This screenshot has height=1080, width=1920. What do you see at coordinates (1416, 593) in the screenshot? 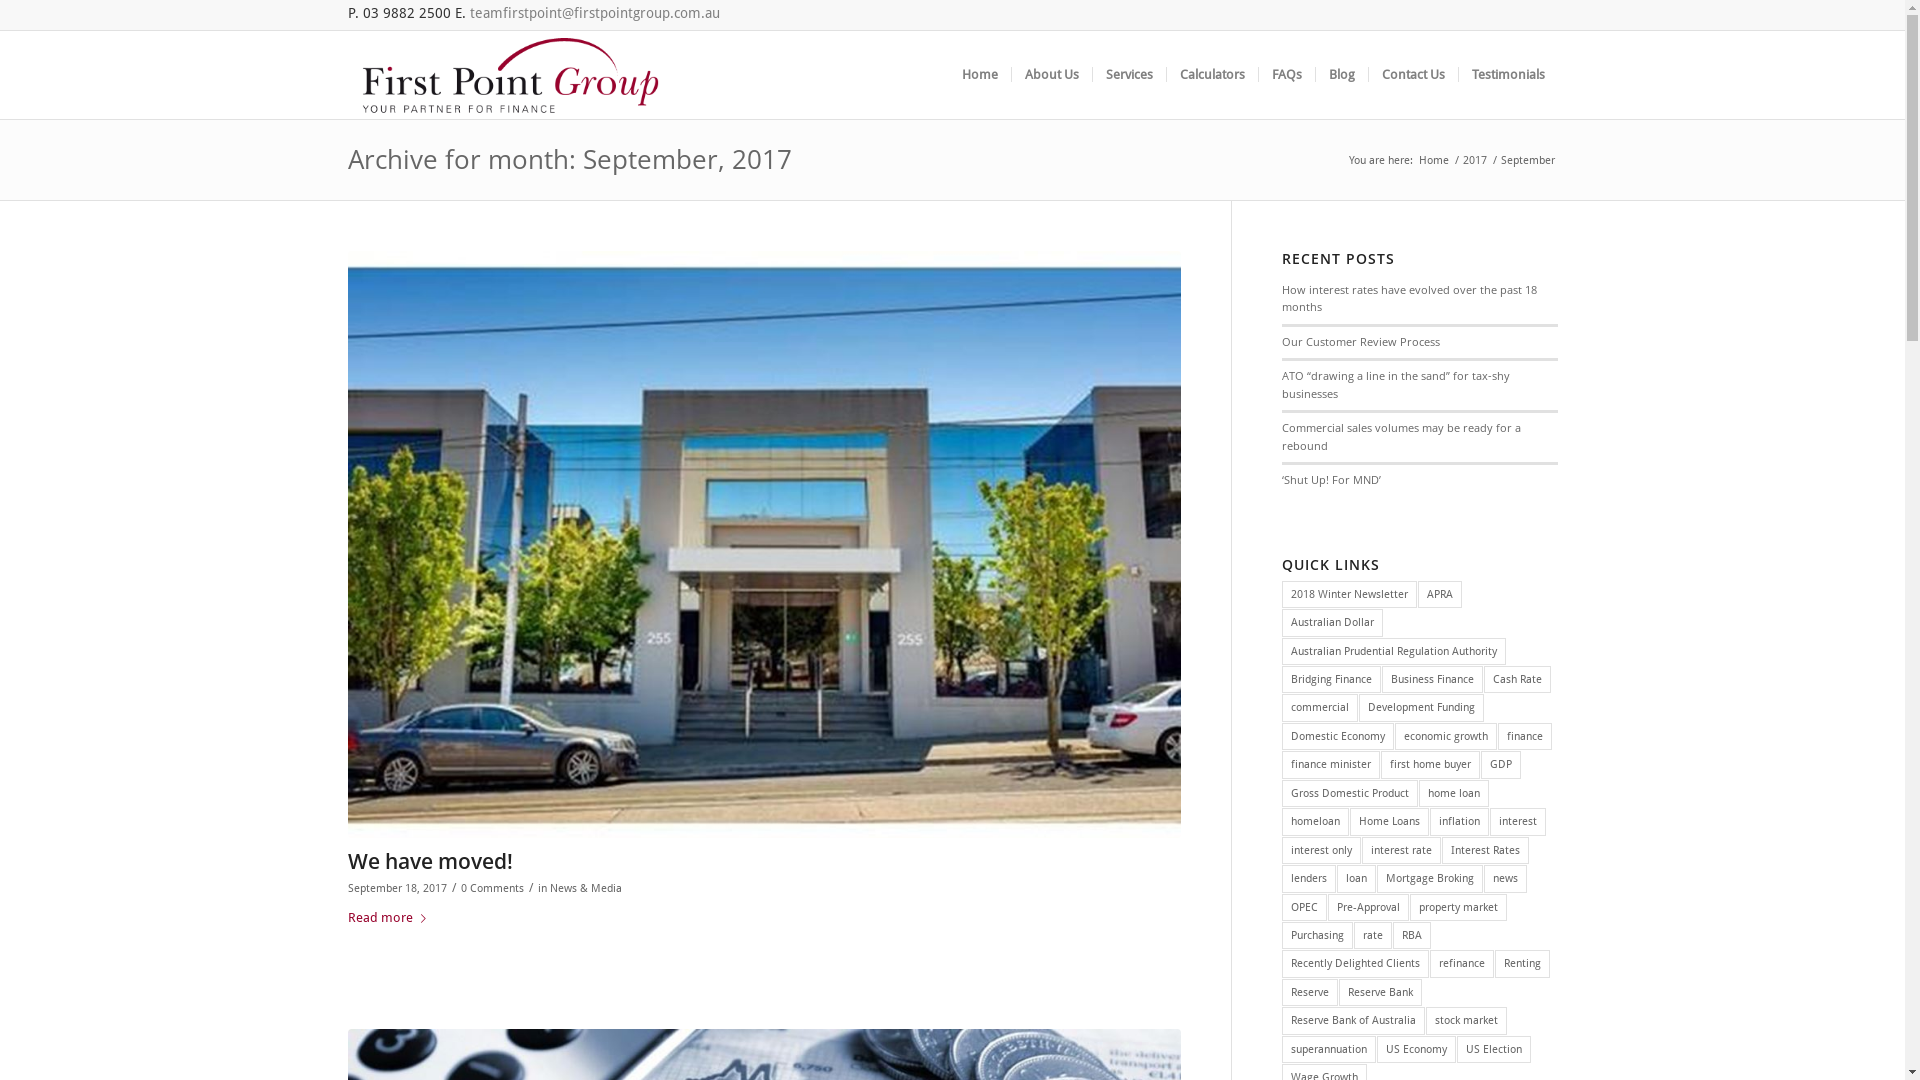
I see `'APRA'` at bounding box center [1416, 593].